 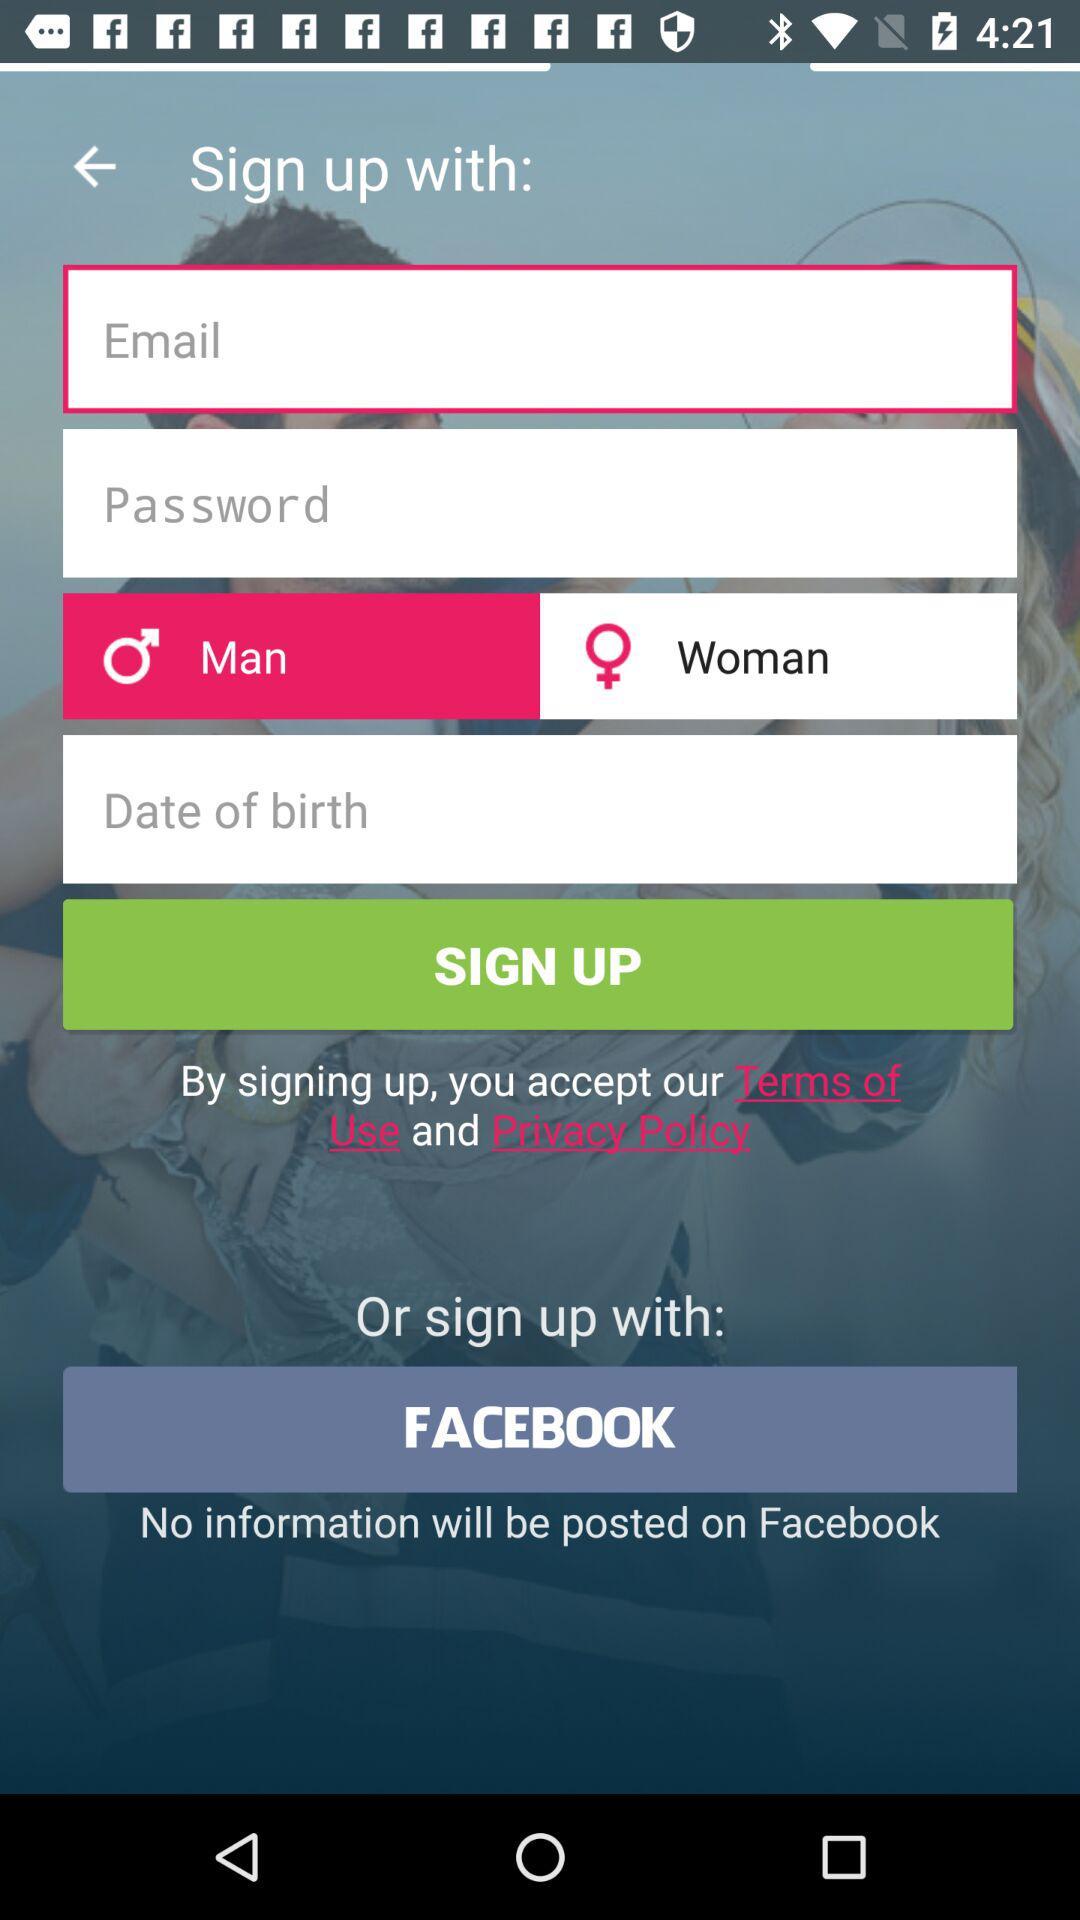 I want to click on green color box, so click(x=540, y=966).